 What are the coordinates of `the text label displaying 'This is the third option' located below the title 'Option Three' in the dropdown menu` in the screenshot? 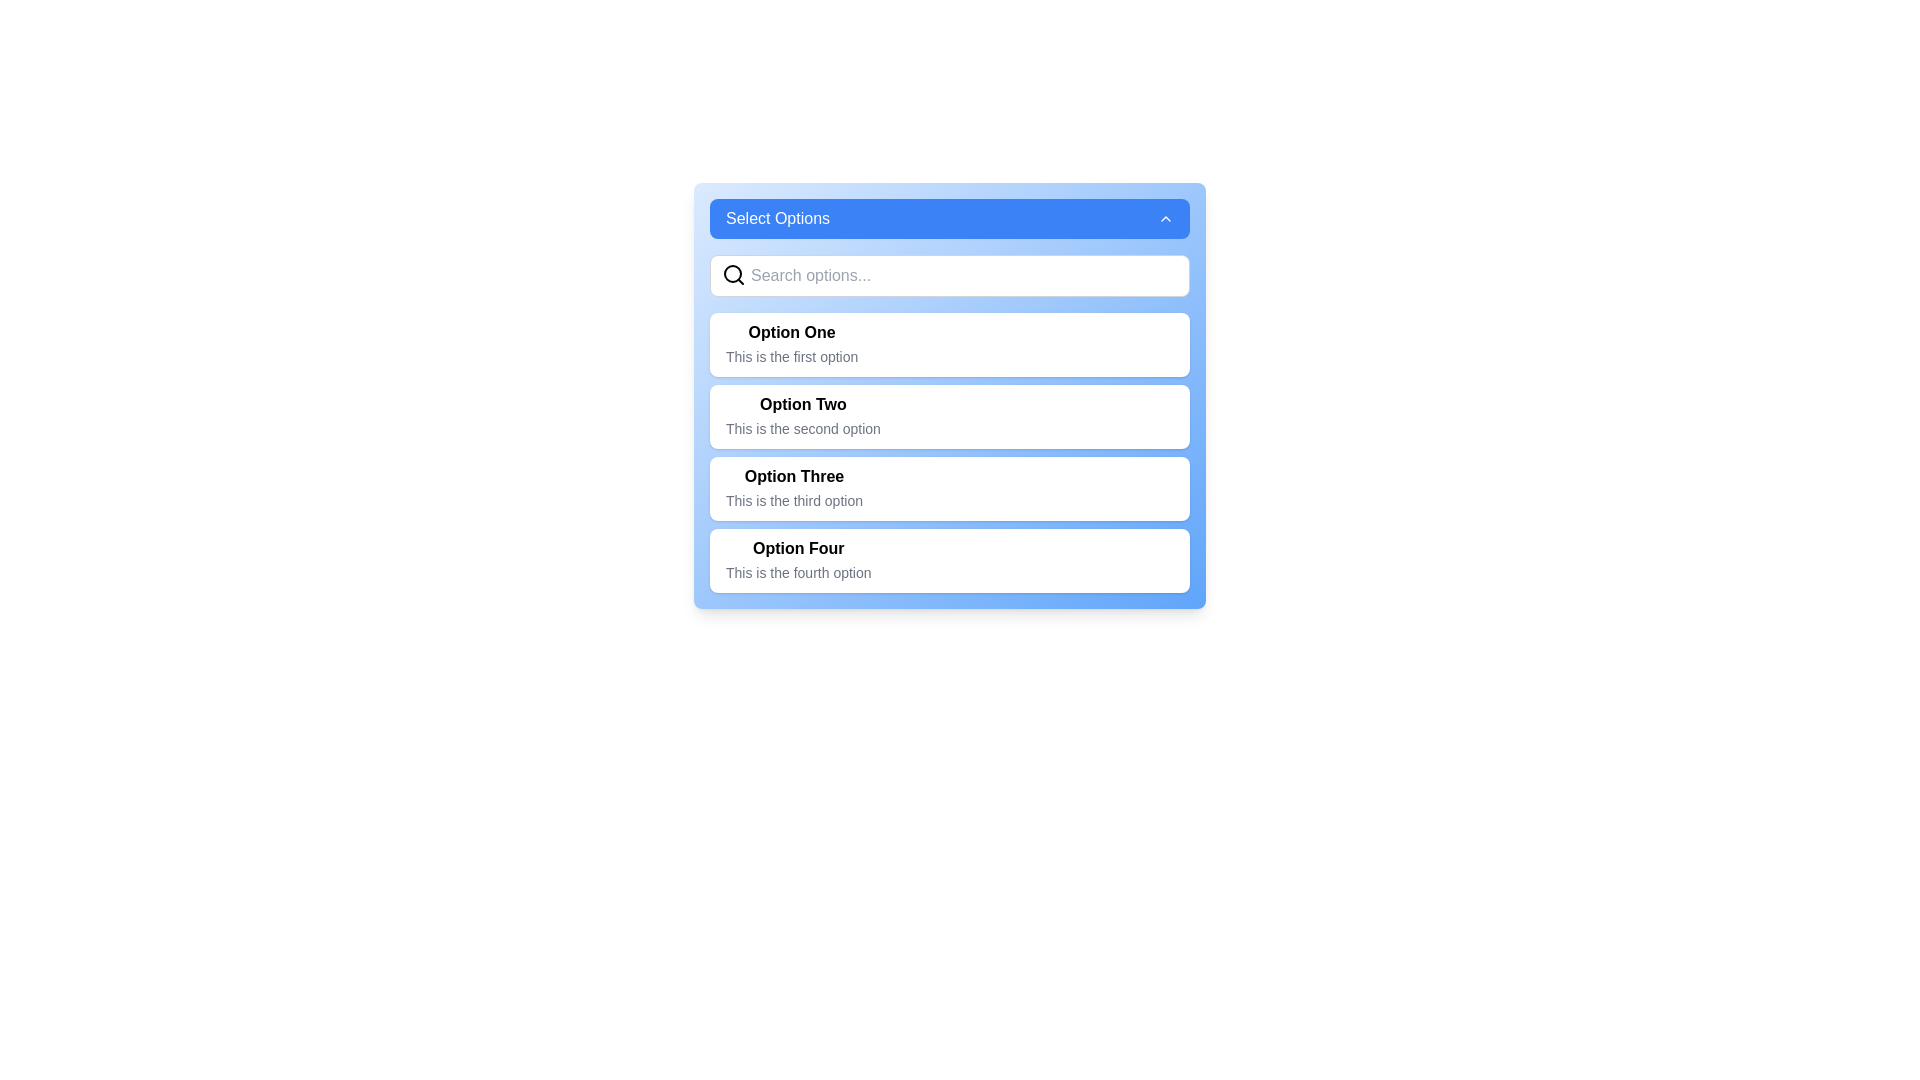 It's located at (793, 500).